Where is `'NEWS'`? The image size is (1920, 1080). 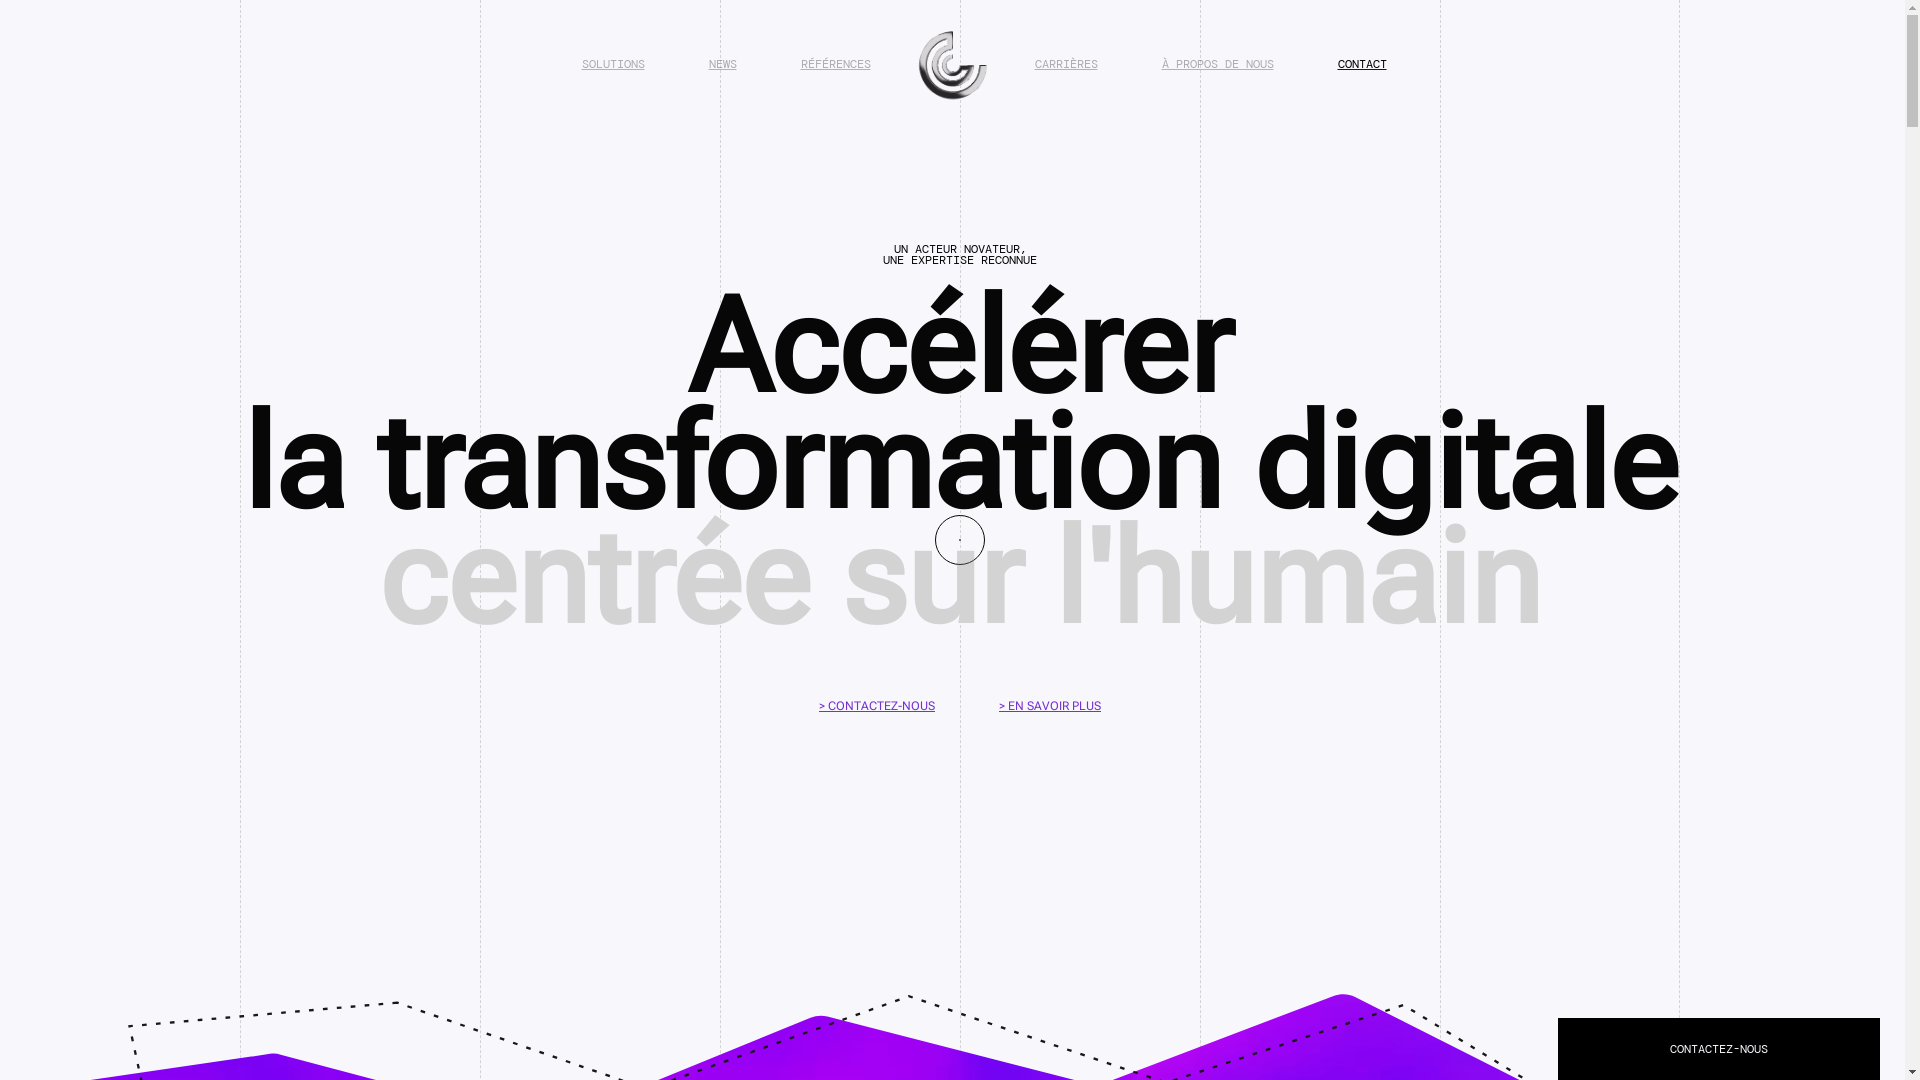 'NEWS' is located at coordinates (720, 63).